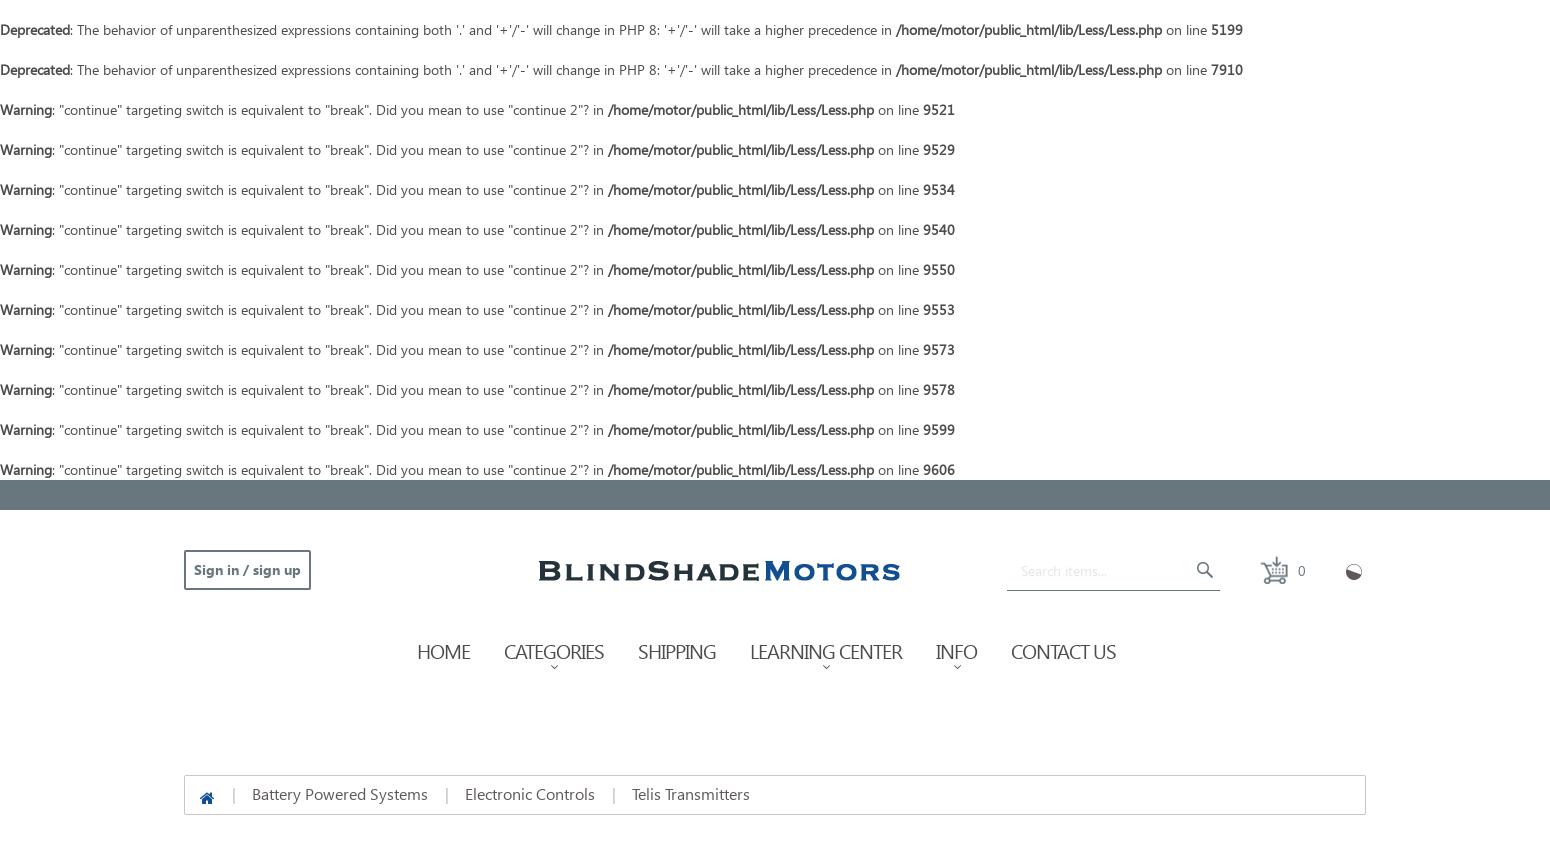  I want to click on '9553', so click(937, 309).